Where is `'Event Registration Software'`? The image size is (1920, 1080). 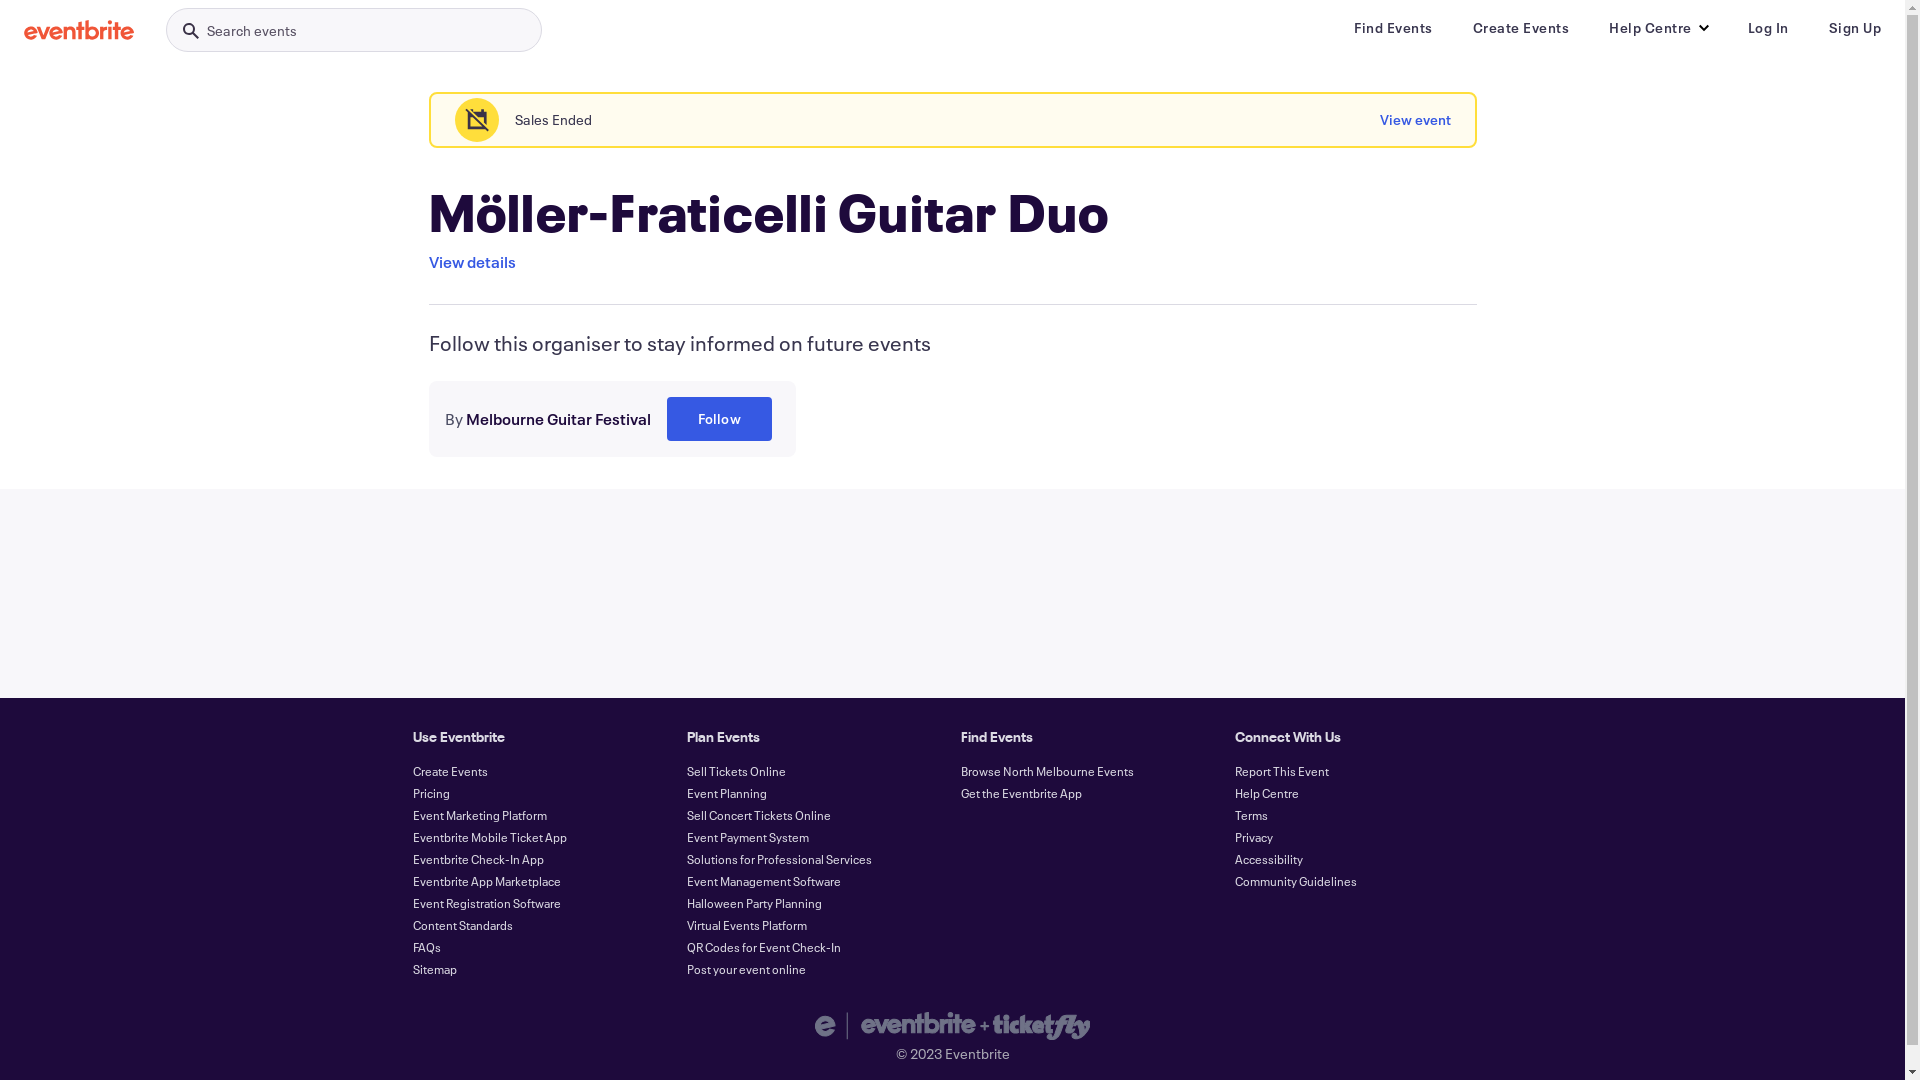
'Event Registration Software' is located at coordinates (485, 902).